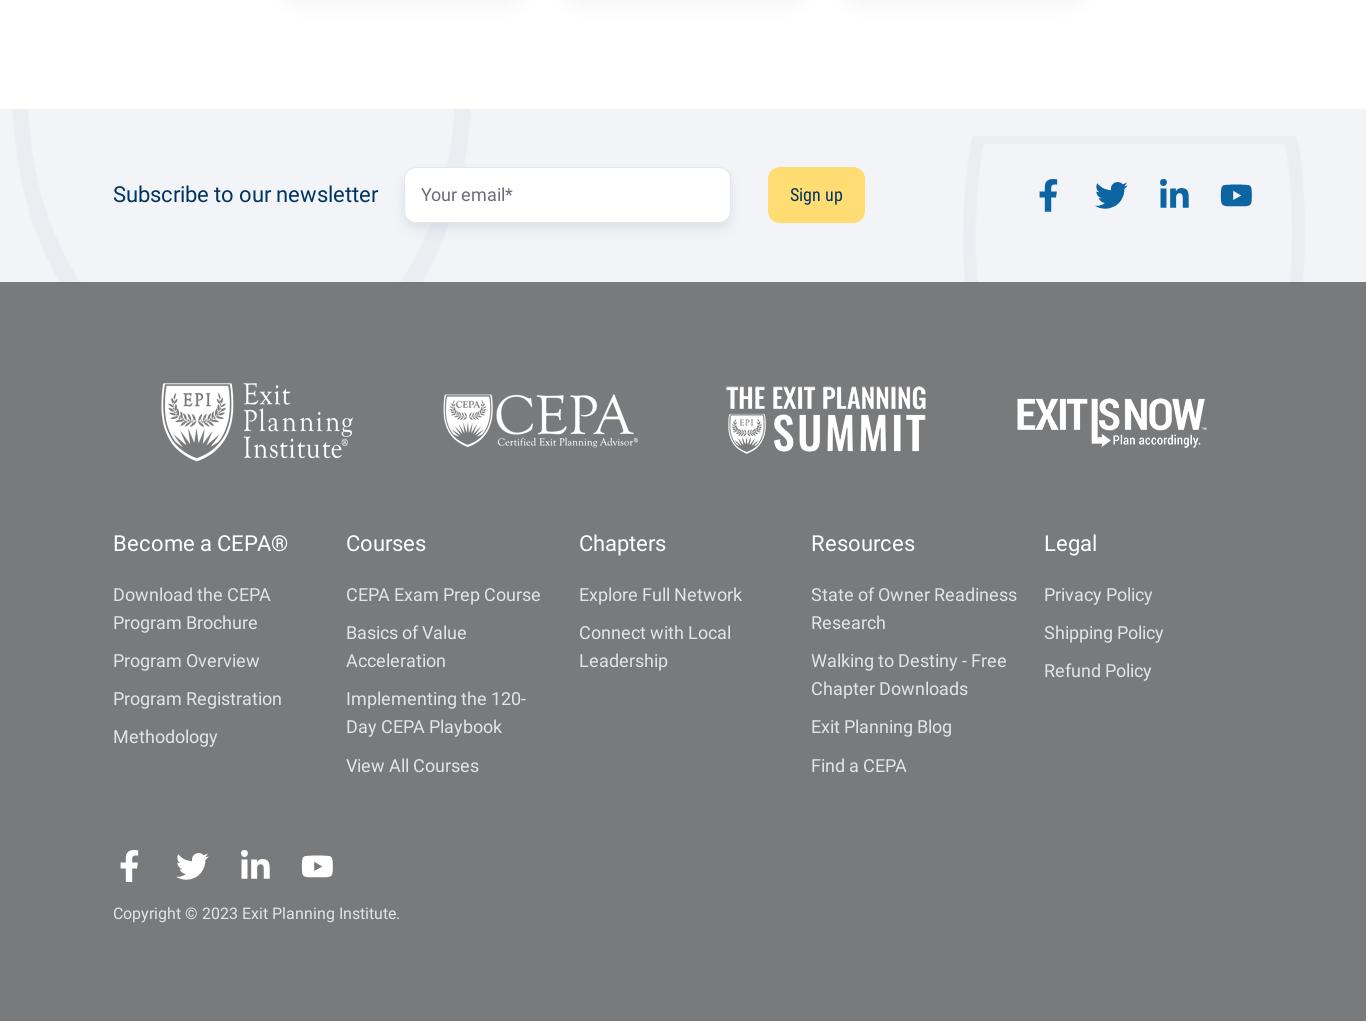  Describe the element at coordinates (862, 542) in the screenshot. I see `'Resources'` at that location.